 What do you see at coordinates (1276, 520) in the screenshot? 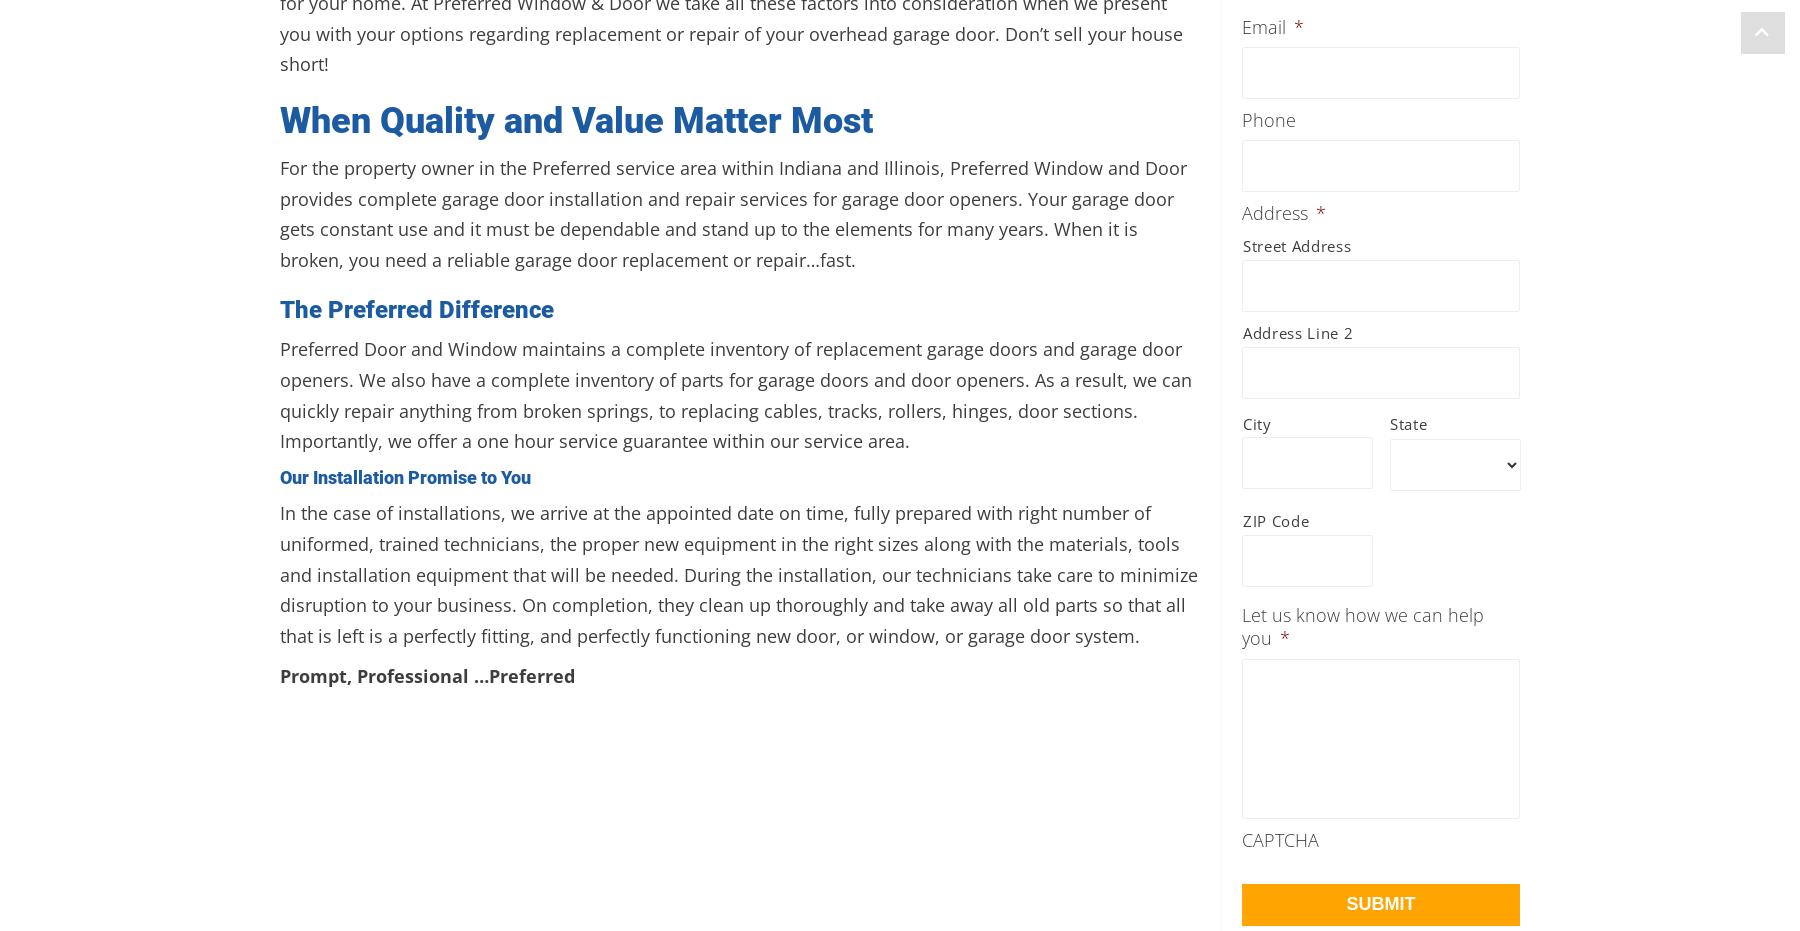
I see `'ZIP Code'` at bounding box center [1276, 520].